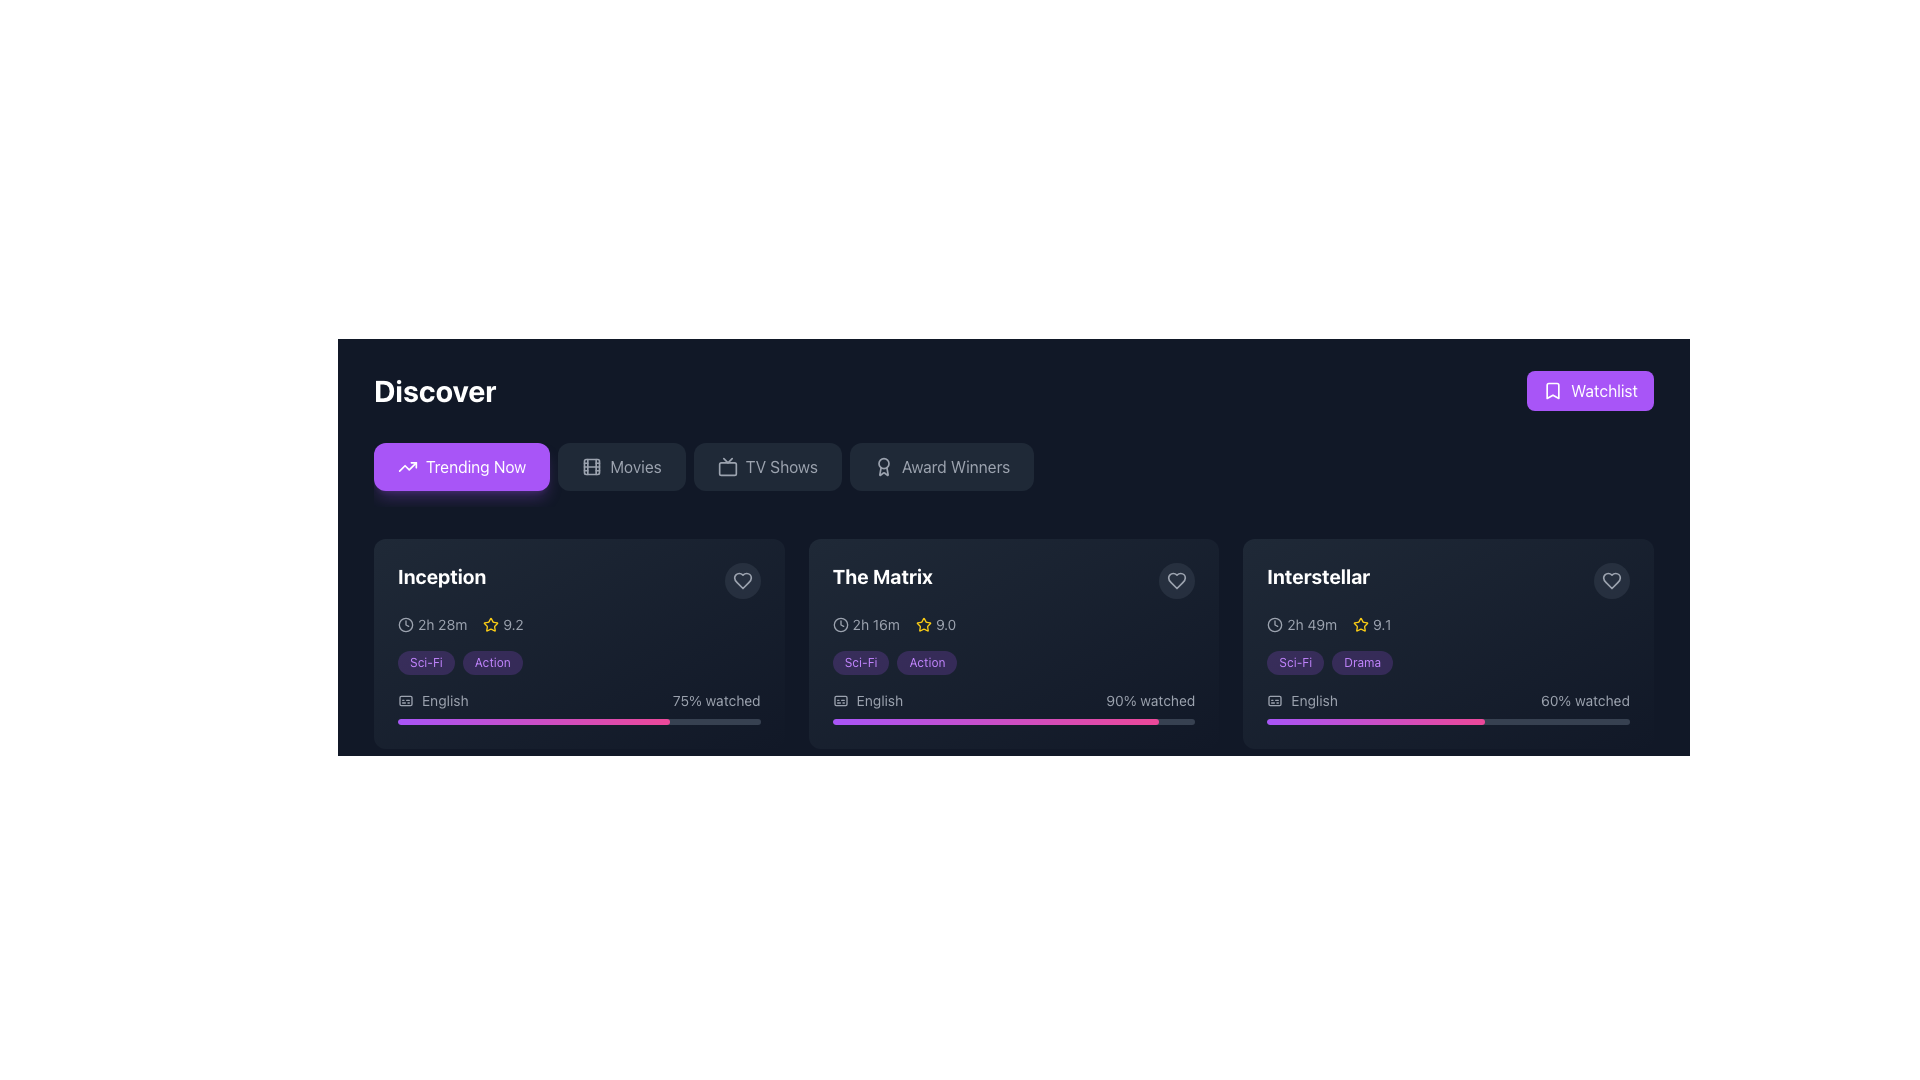 The image size is (1920, 1080). I want to click on the like icon located at the top-right corner of the card titled 'The Matrix', so click(1177, 581).